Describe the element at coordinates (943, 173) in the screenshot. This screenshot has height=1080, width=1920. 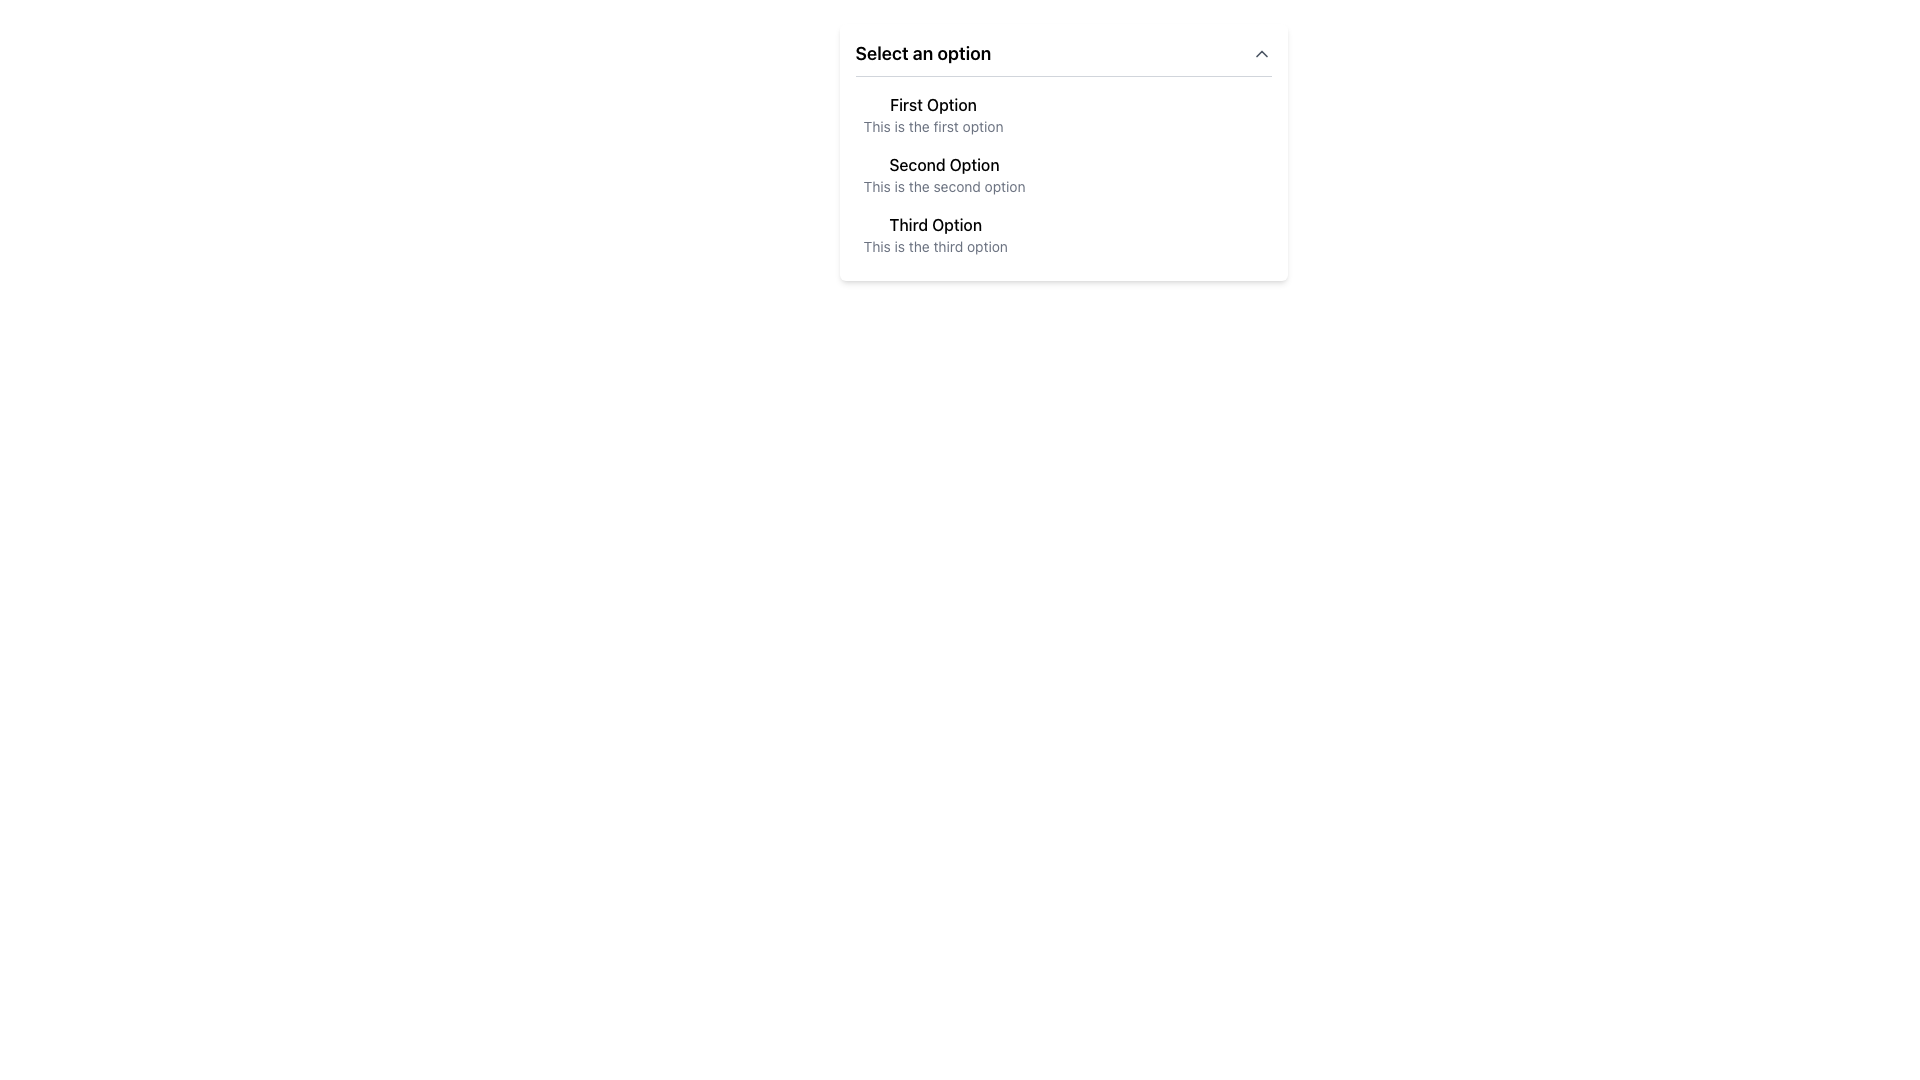
I see `the 'Second Option' selectable item in the dropdown list located under the header 'Select an option'` at that location.